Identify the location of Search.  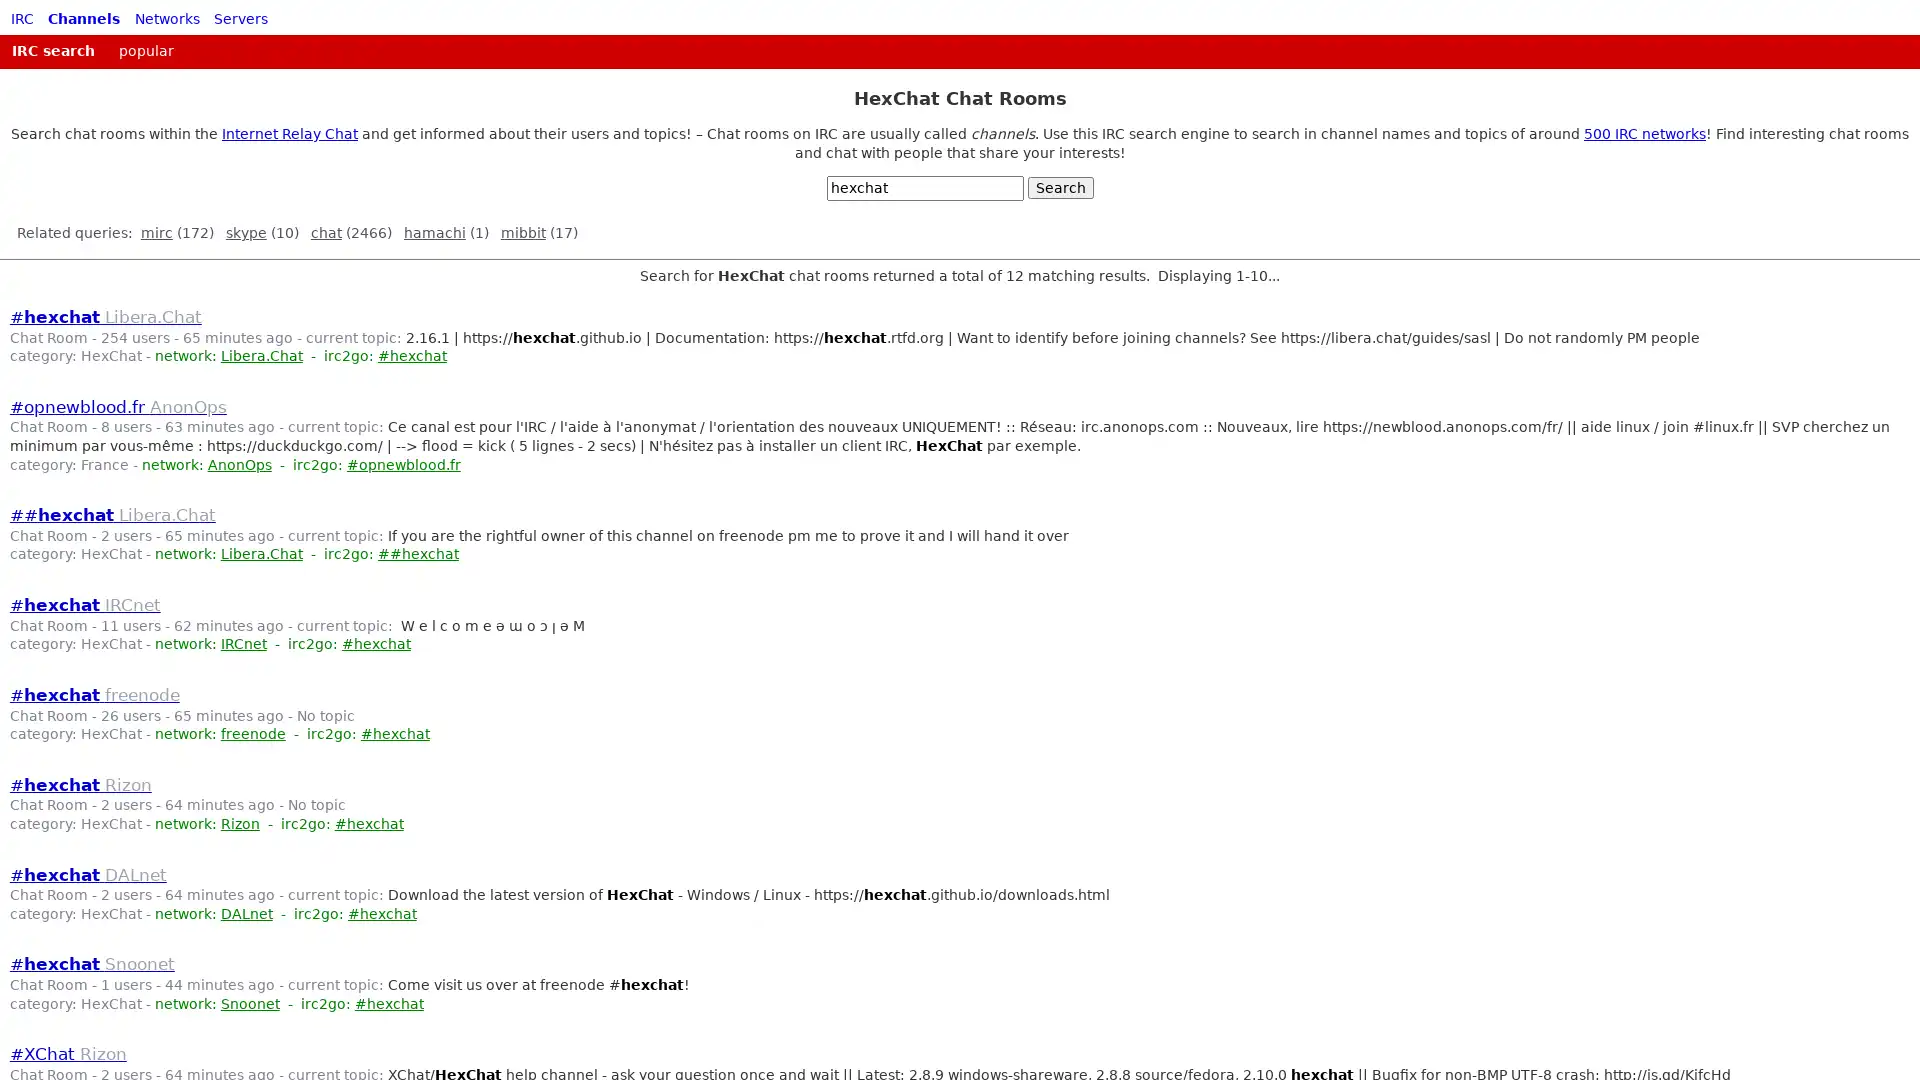
(1059, 188).